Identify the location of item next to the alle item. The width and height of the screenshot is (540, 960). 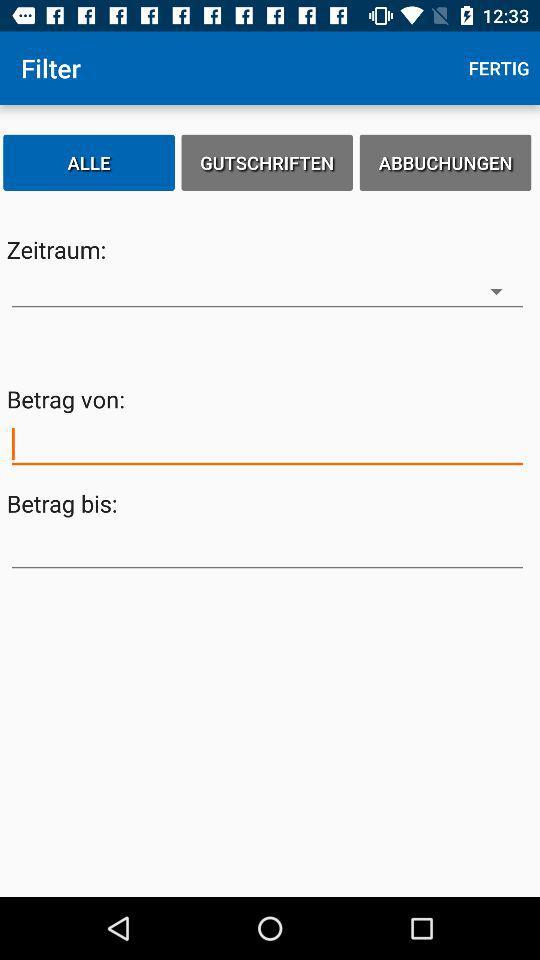
(267, 161).